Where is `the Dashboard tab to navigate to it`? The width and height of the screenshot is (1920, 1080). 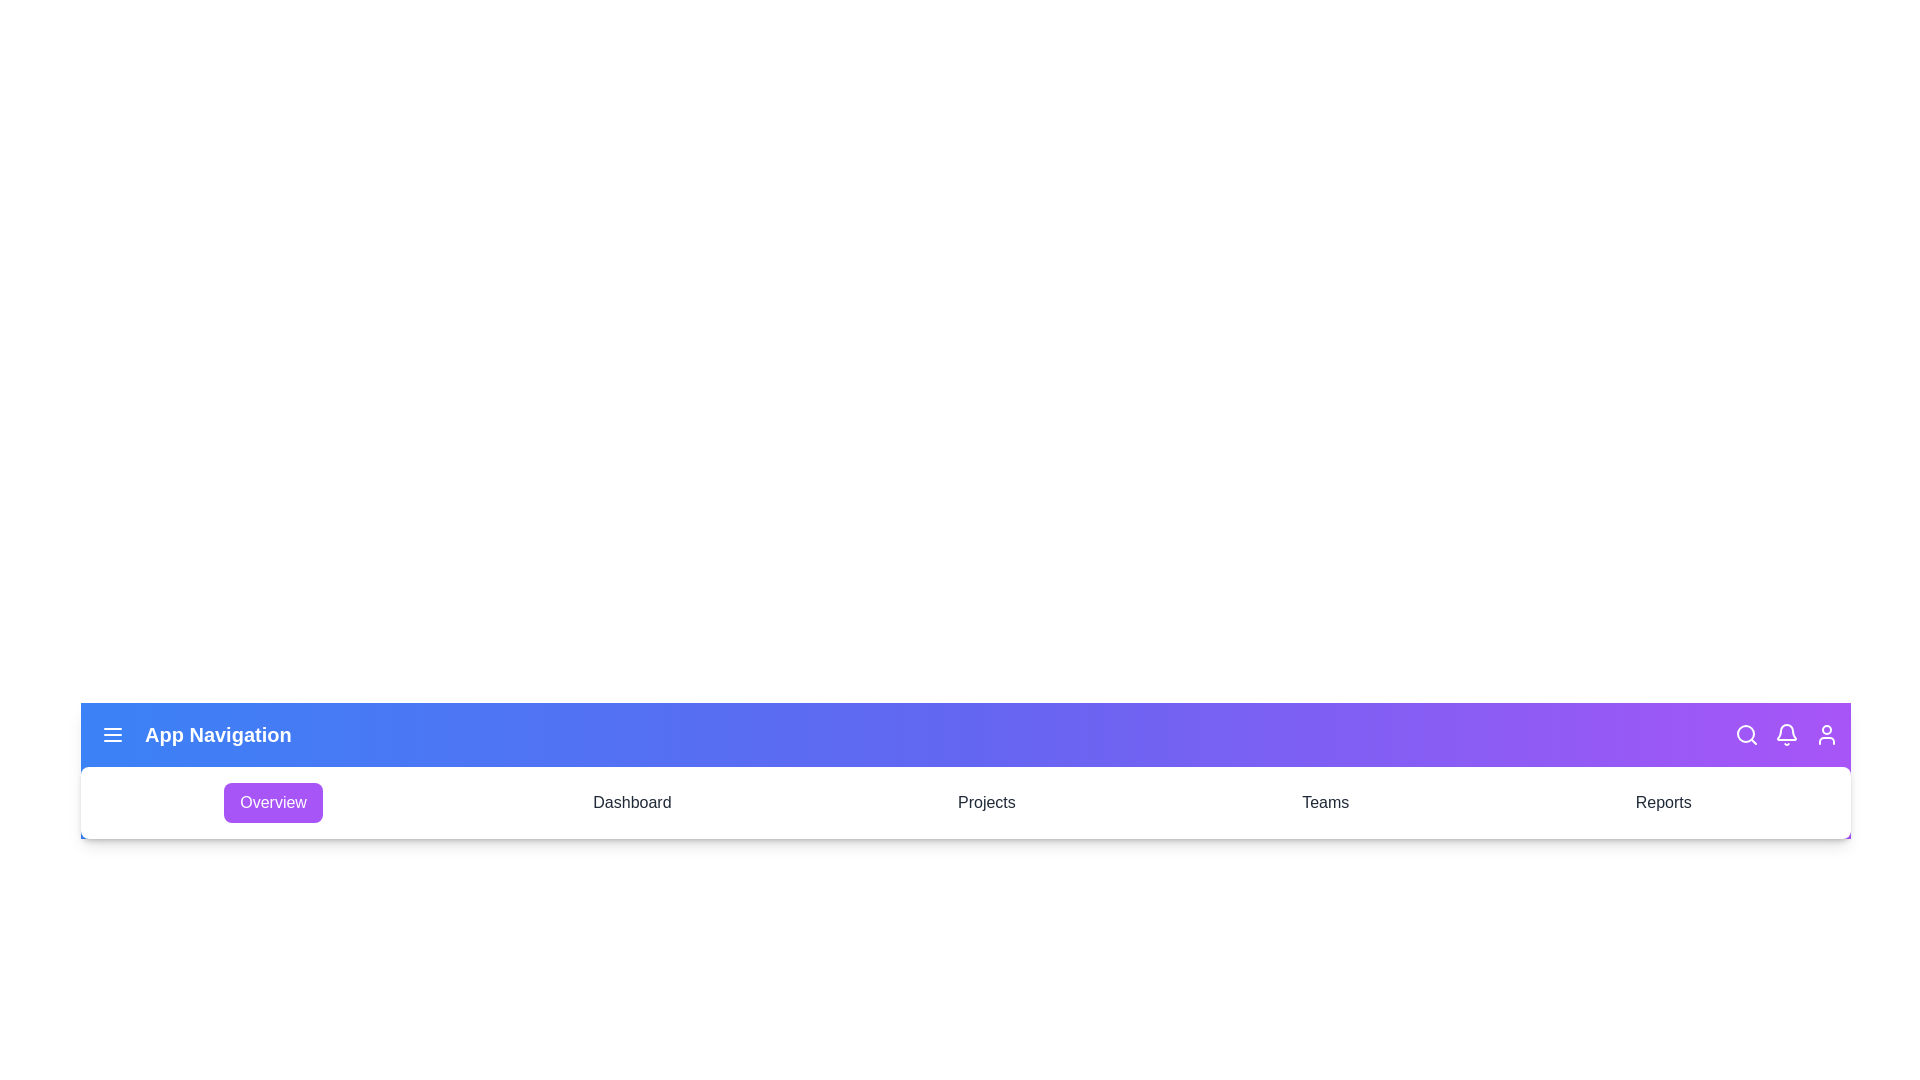
the Dashboard tab to navigate to it is located at coordinates (631, 801).